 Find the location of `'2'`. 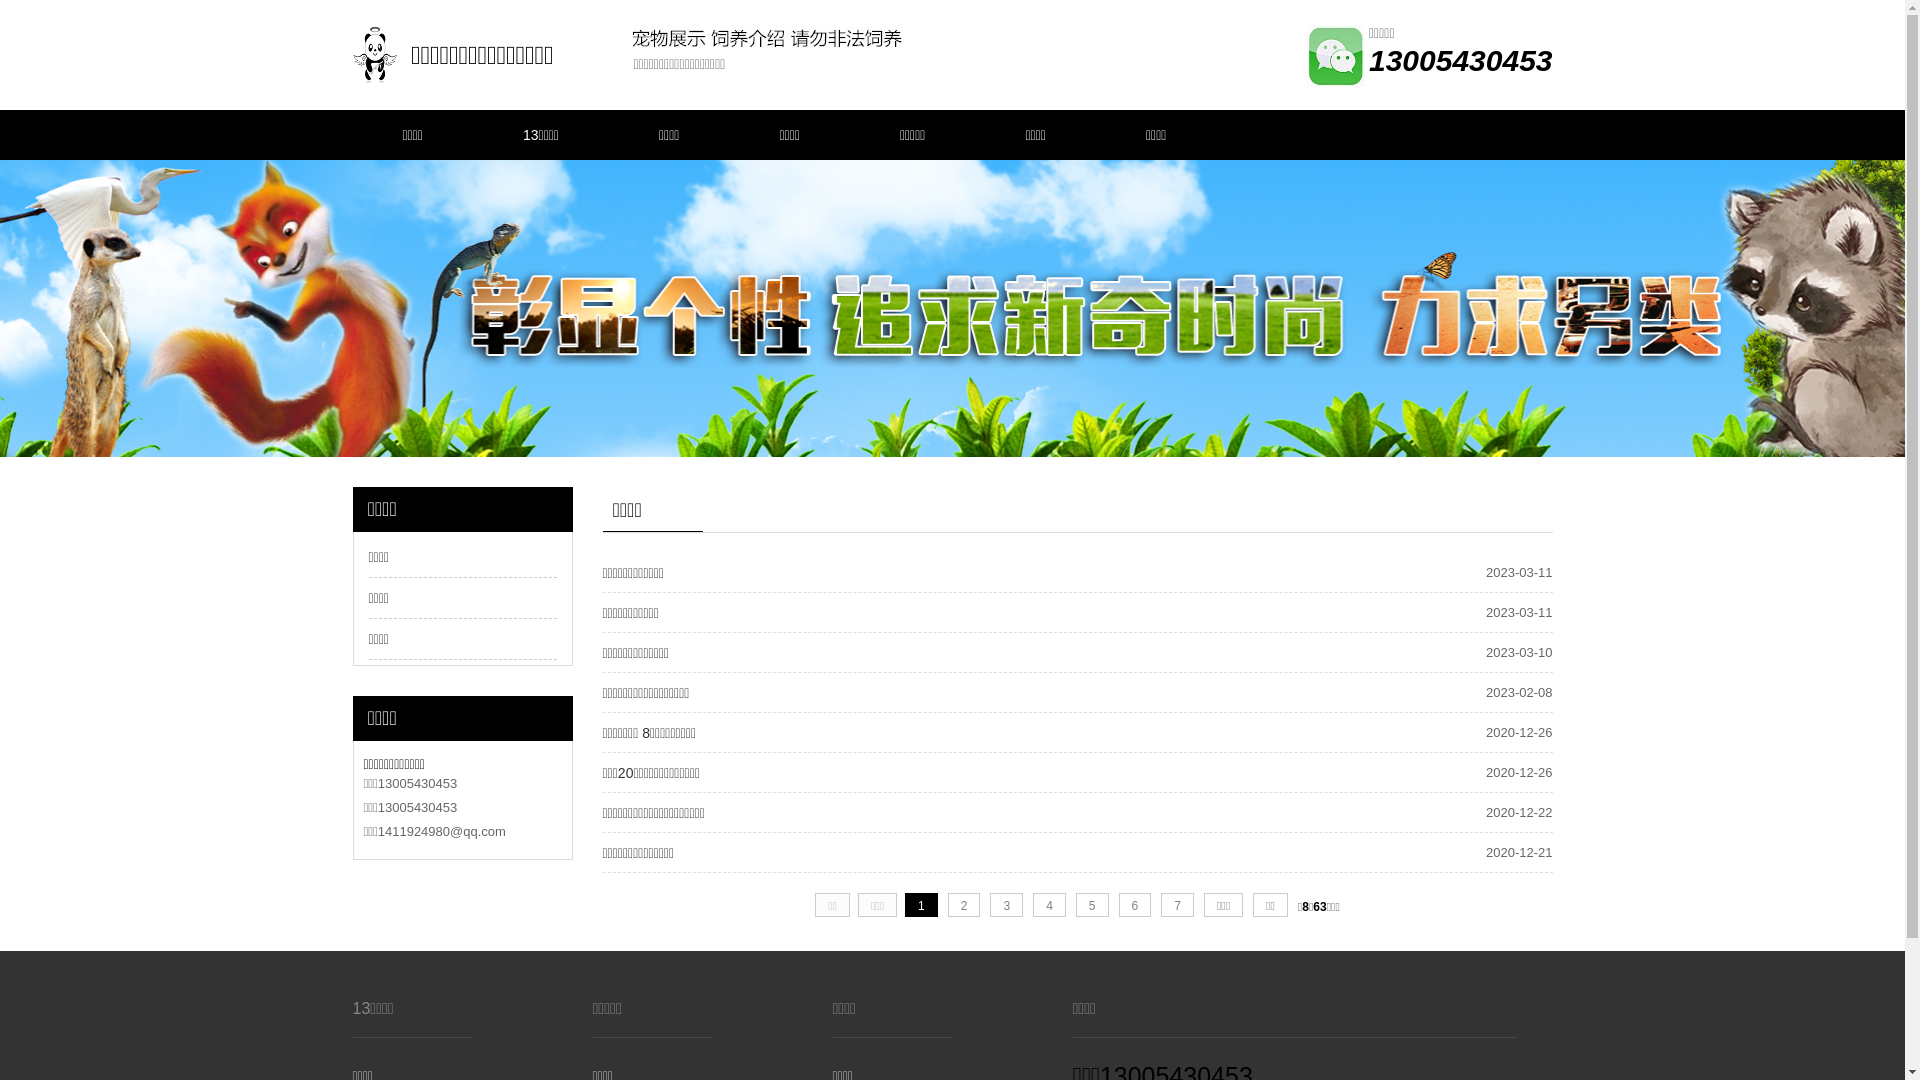

'2' is located at coordinates (964, 905).